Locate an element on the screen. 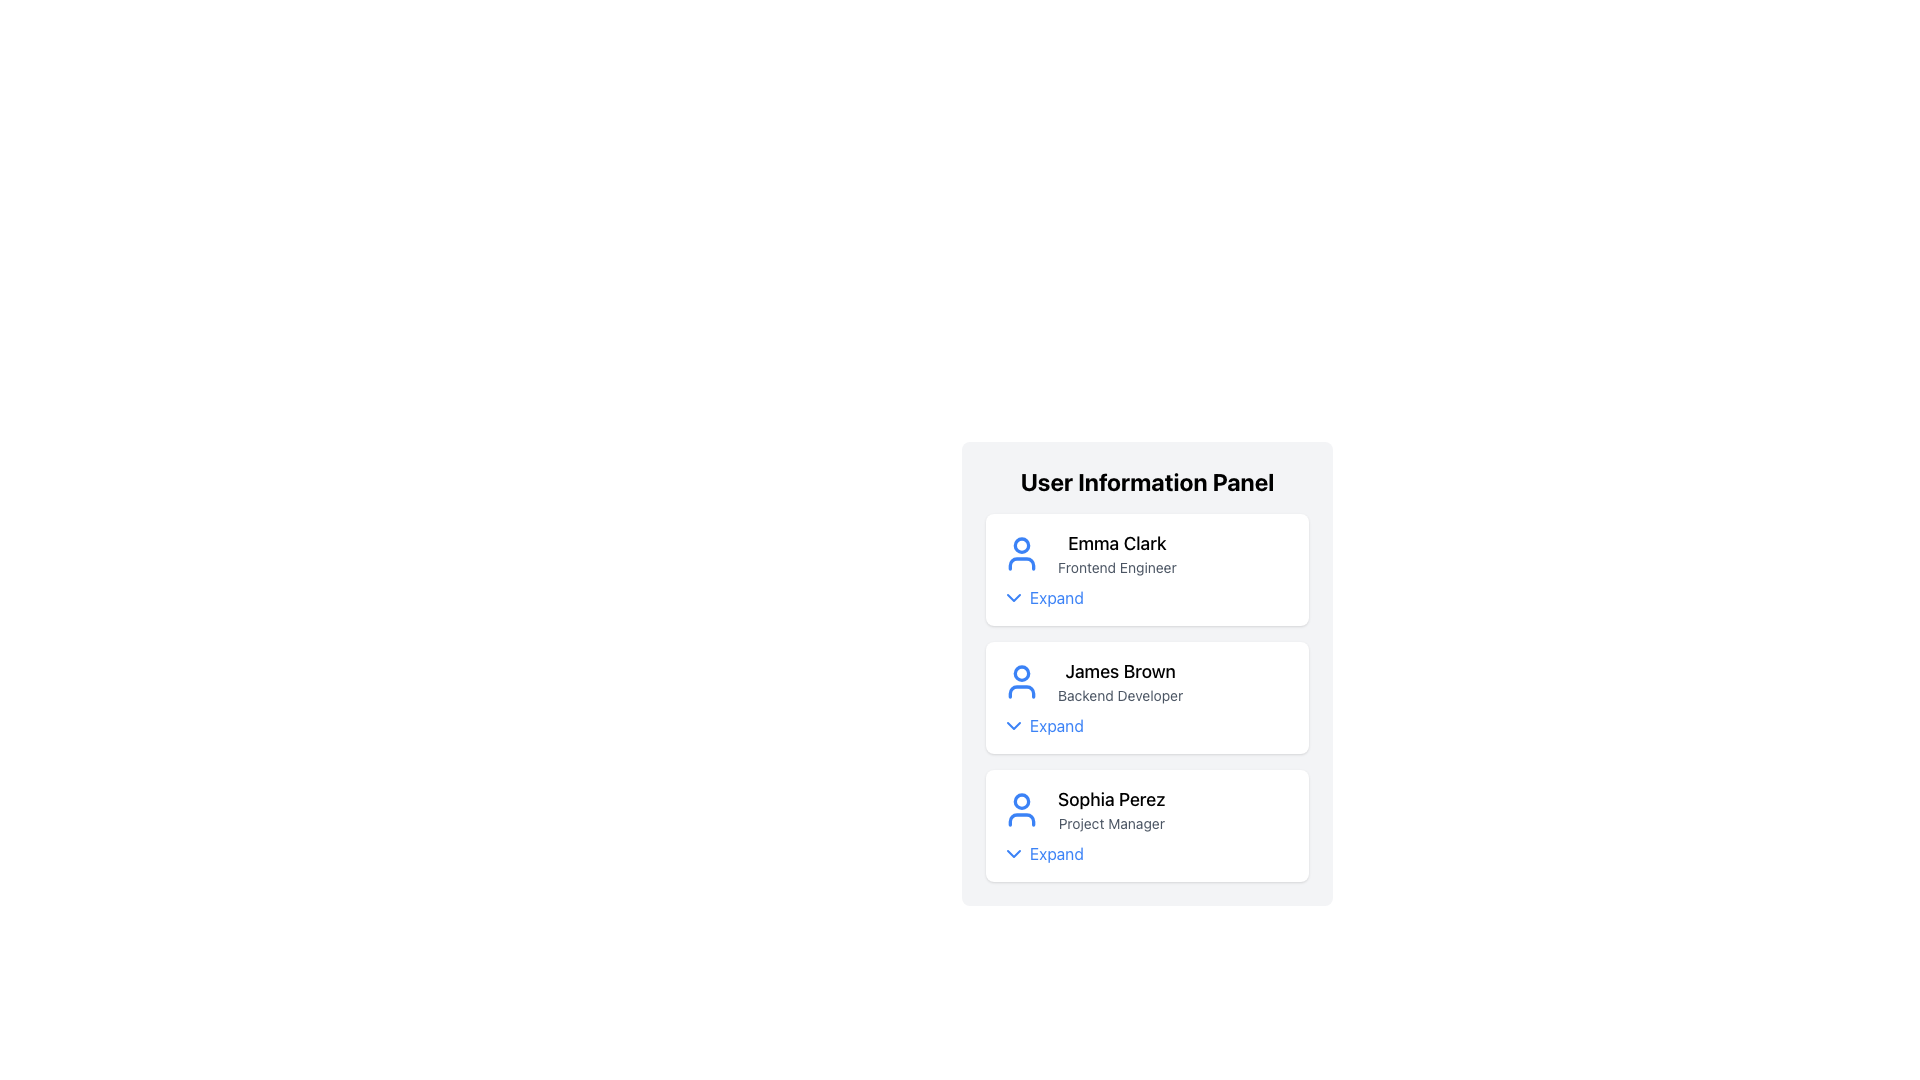 This screenshot has height=1080, width=1920. information displayed in the text label identifying 'Sophia Perez' as 'Project Manager' in the third user information block is located at coordinates (1110, 810).